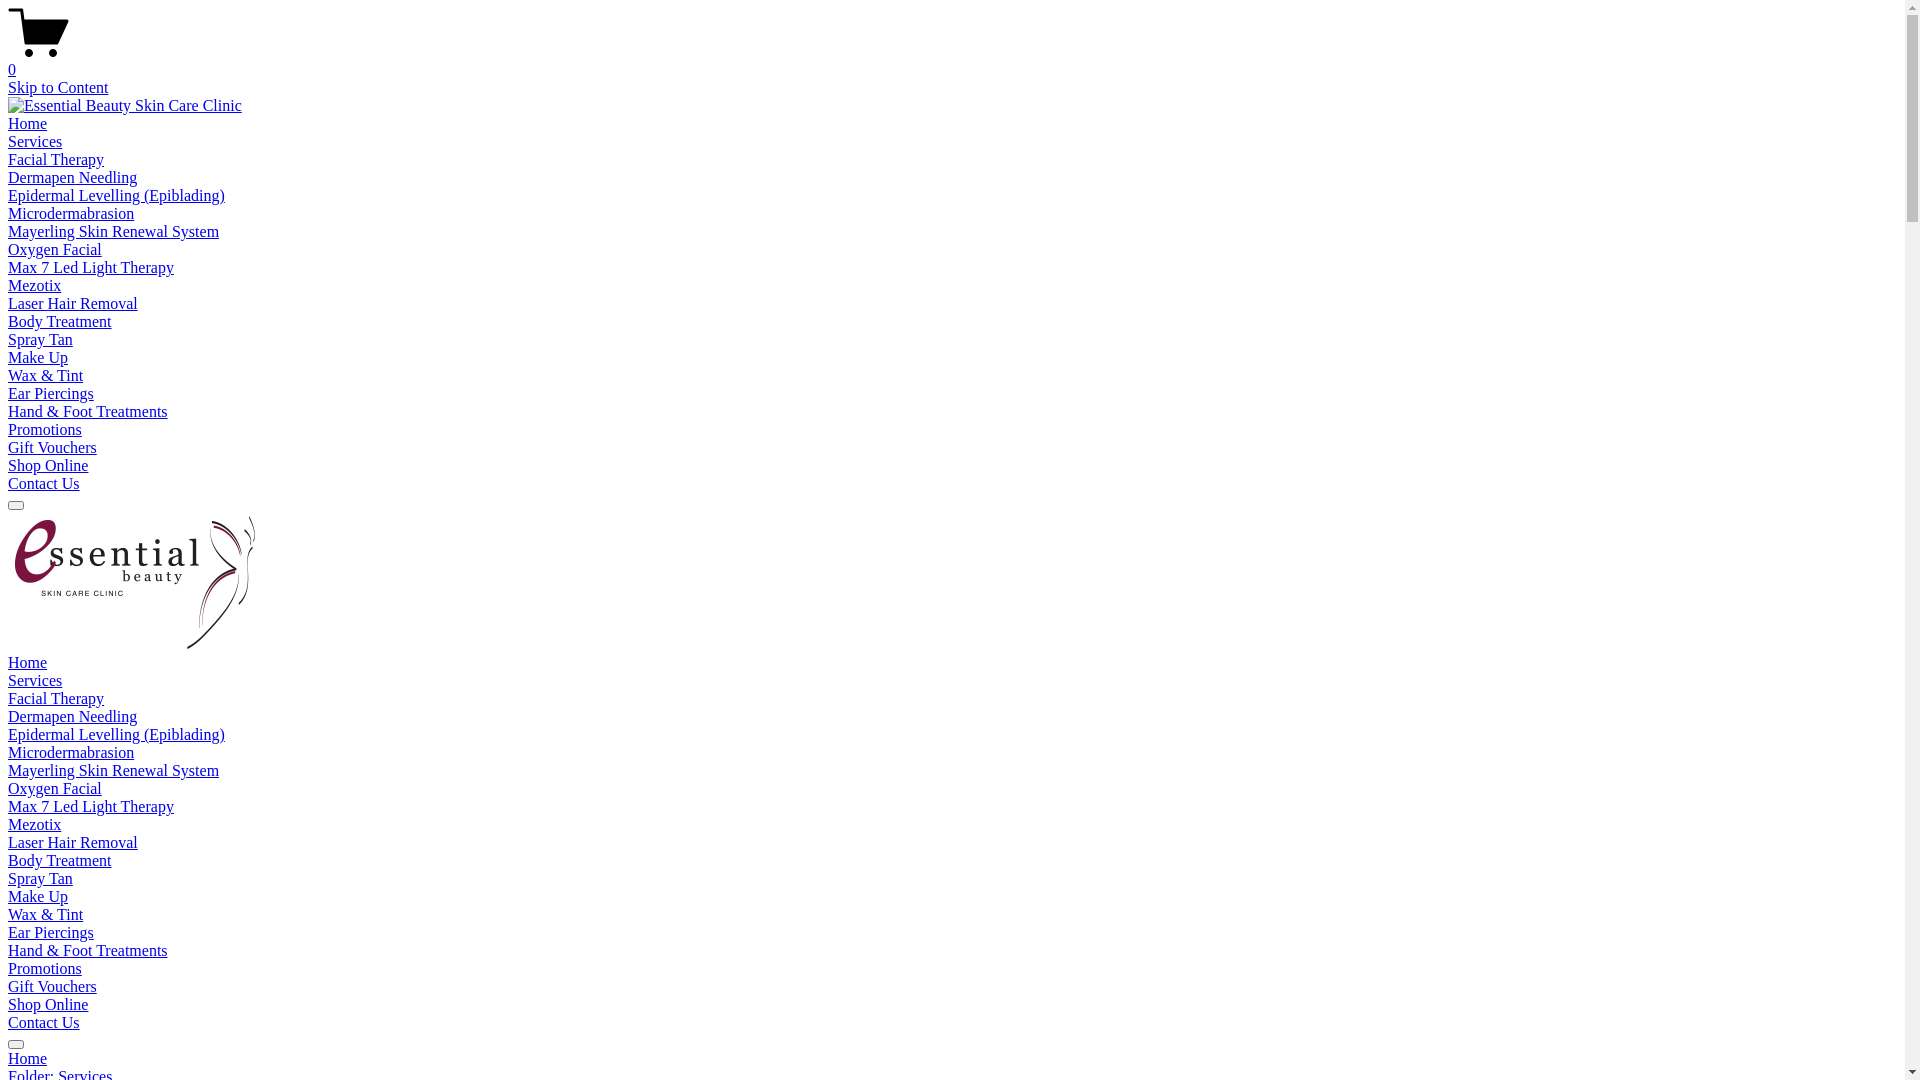 This screenshot has width=1920, height=1080. What do you see at coordinates (115, 734) in the screenshot?
I see `'Epidermal Levelling (Epiblading)'` at bounding box center [115, 734].